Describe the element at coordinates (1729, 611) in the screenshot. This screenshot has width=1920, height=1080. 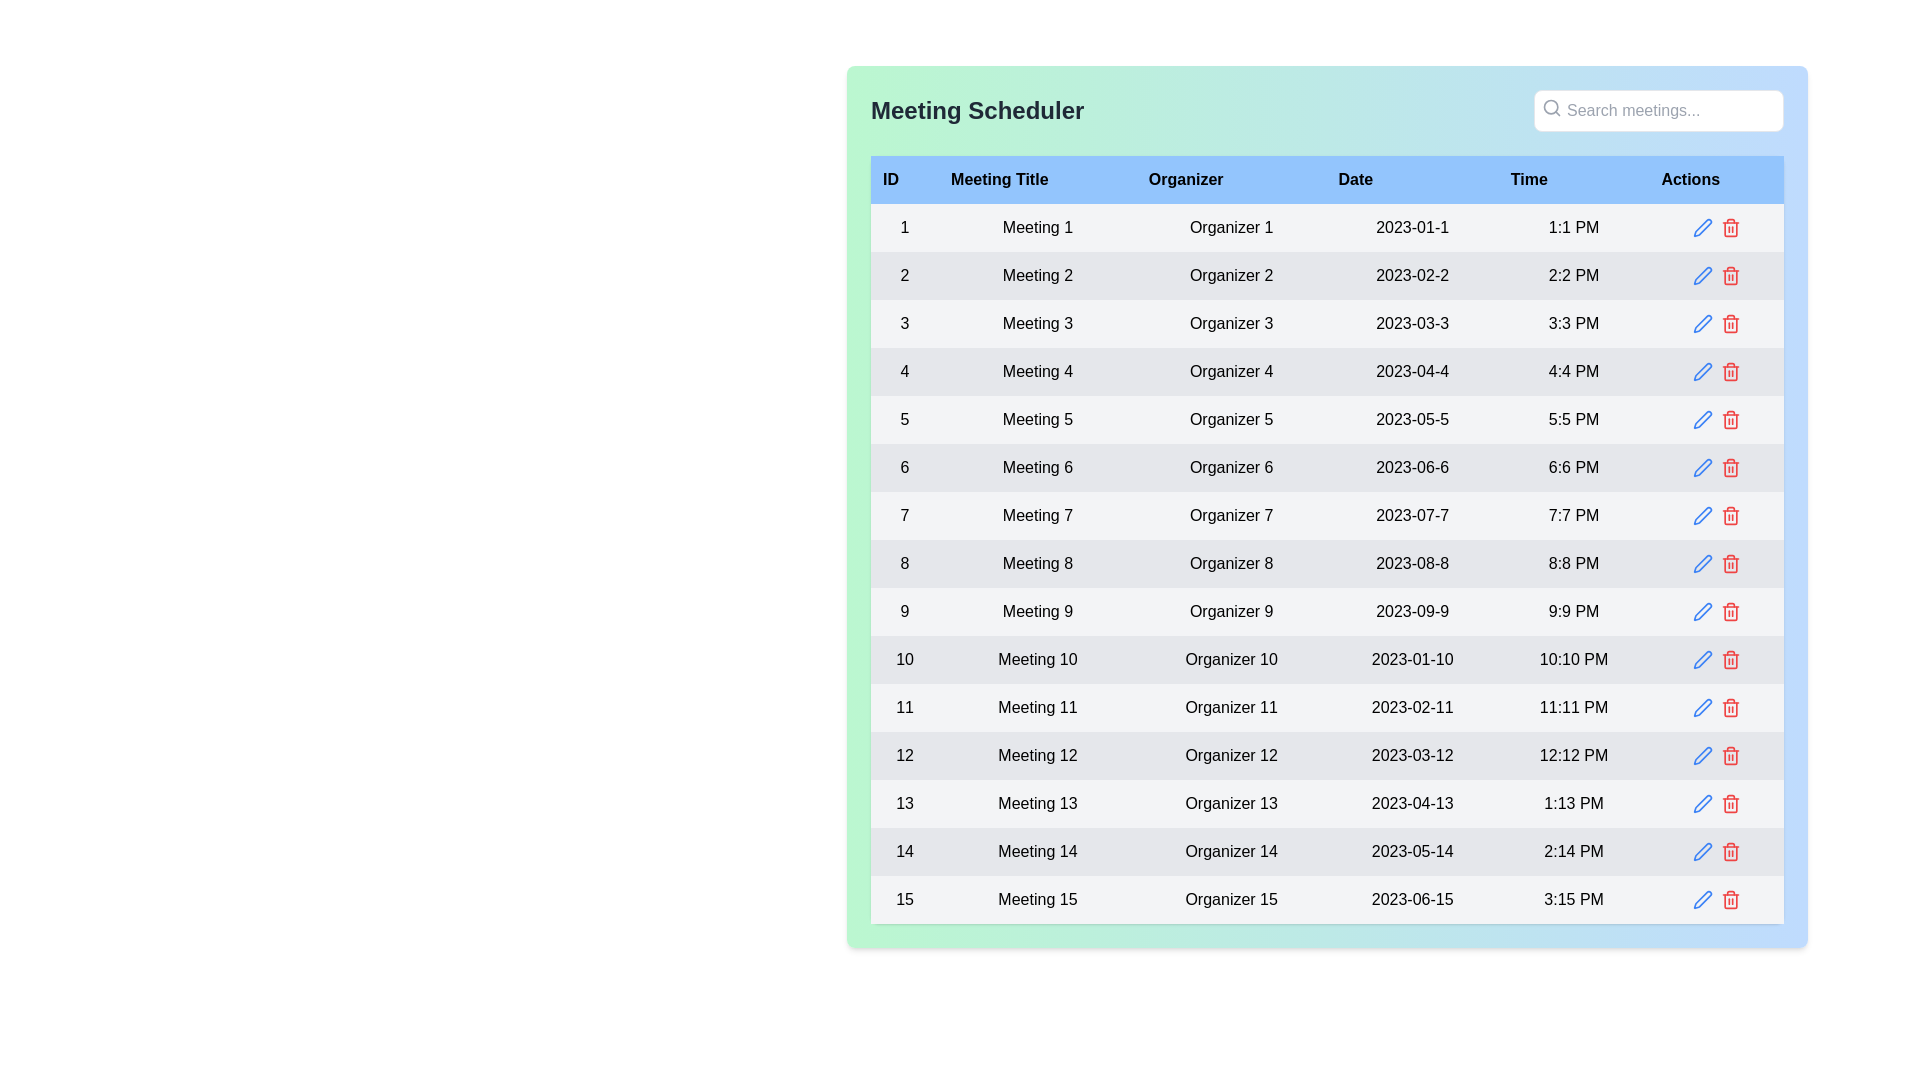
I see `the red trash can icon button located in the 'Actions' column of the meeting table for 'Meeting 9', positioned to the right of the blue edit icon` at that location.